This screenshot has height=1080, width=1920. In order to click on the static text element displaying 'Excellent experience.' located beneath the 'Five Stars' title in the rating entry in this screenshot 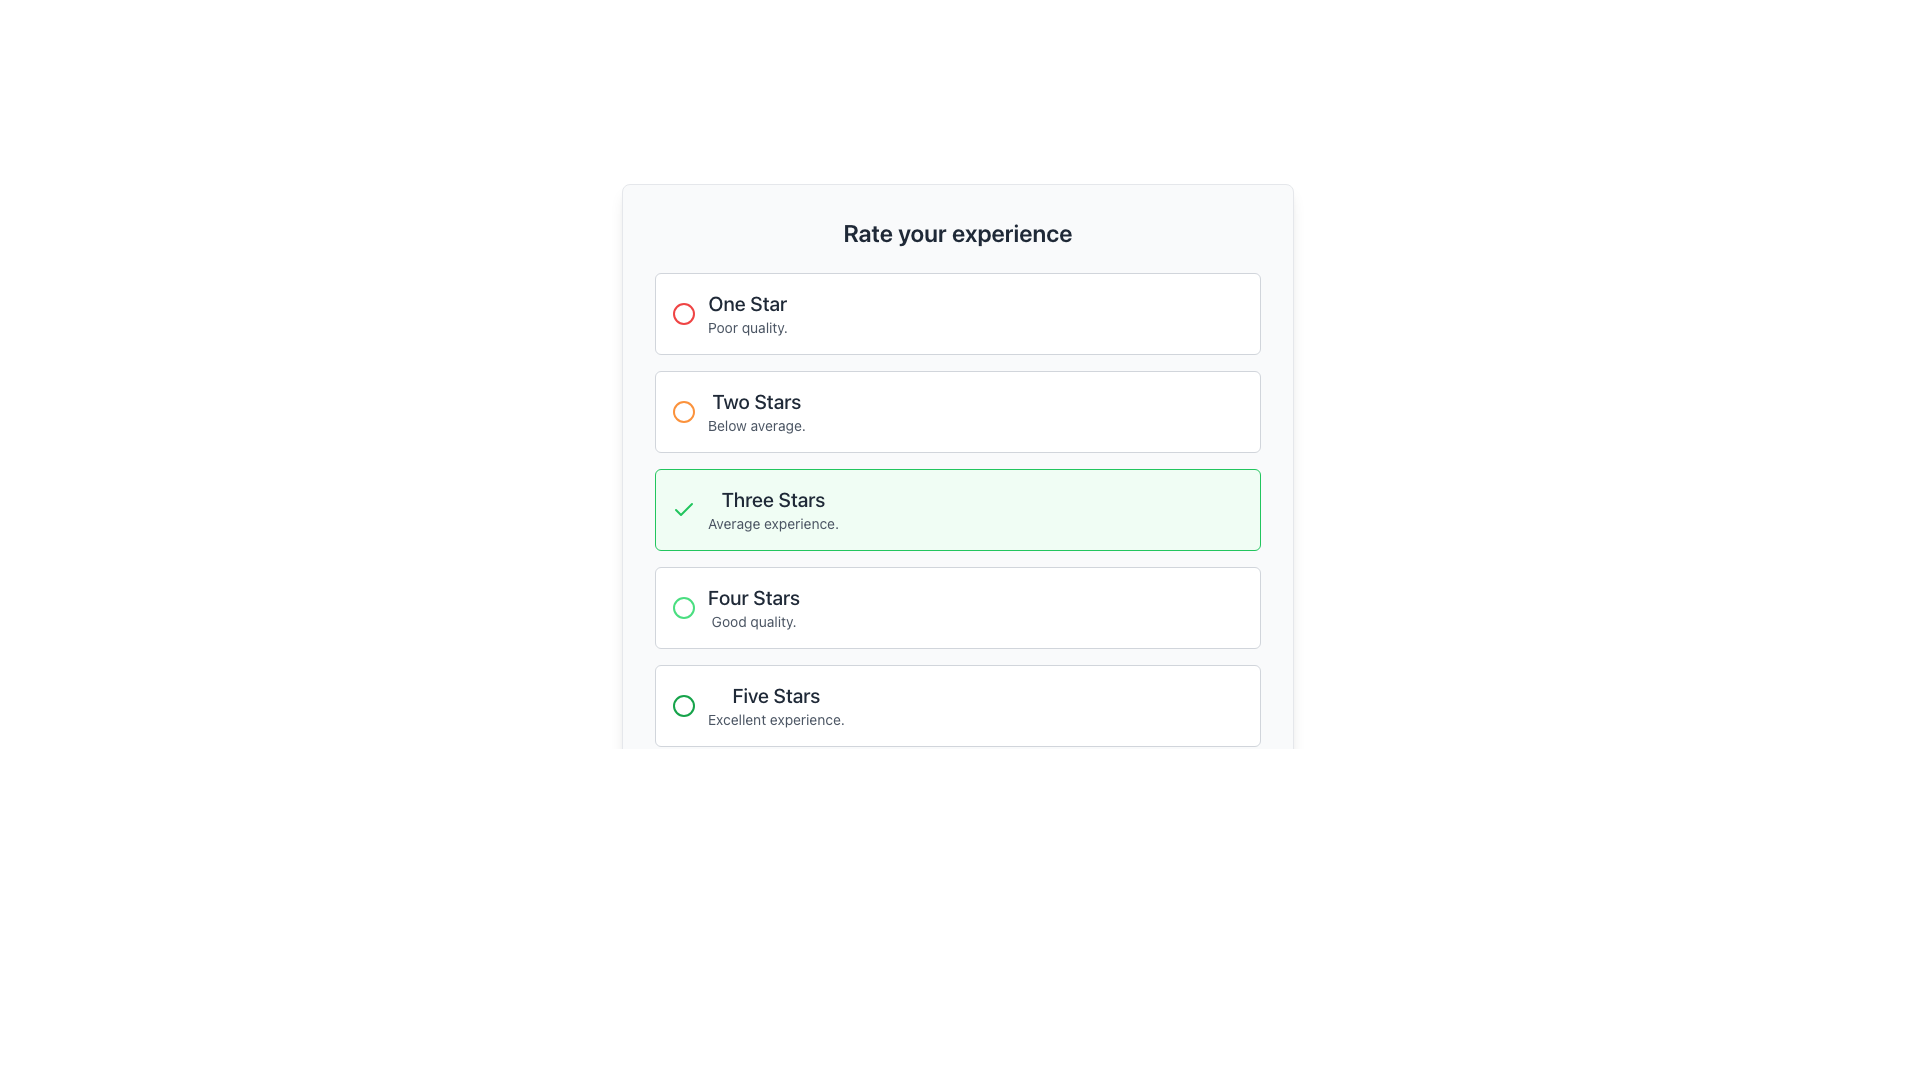, I will do `click(775, 720)`.